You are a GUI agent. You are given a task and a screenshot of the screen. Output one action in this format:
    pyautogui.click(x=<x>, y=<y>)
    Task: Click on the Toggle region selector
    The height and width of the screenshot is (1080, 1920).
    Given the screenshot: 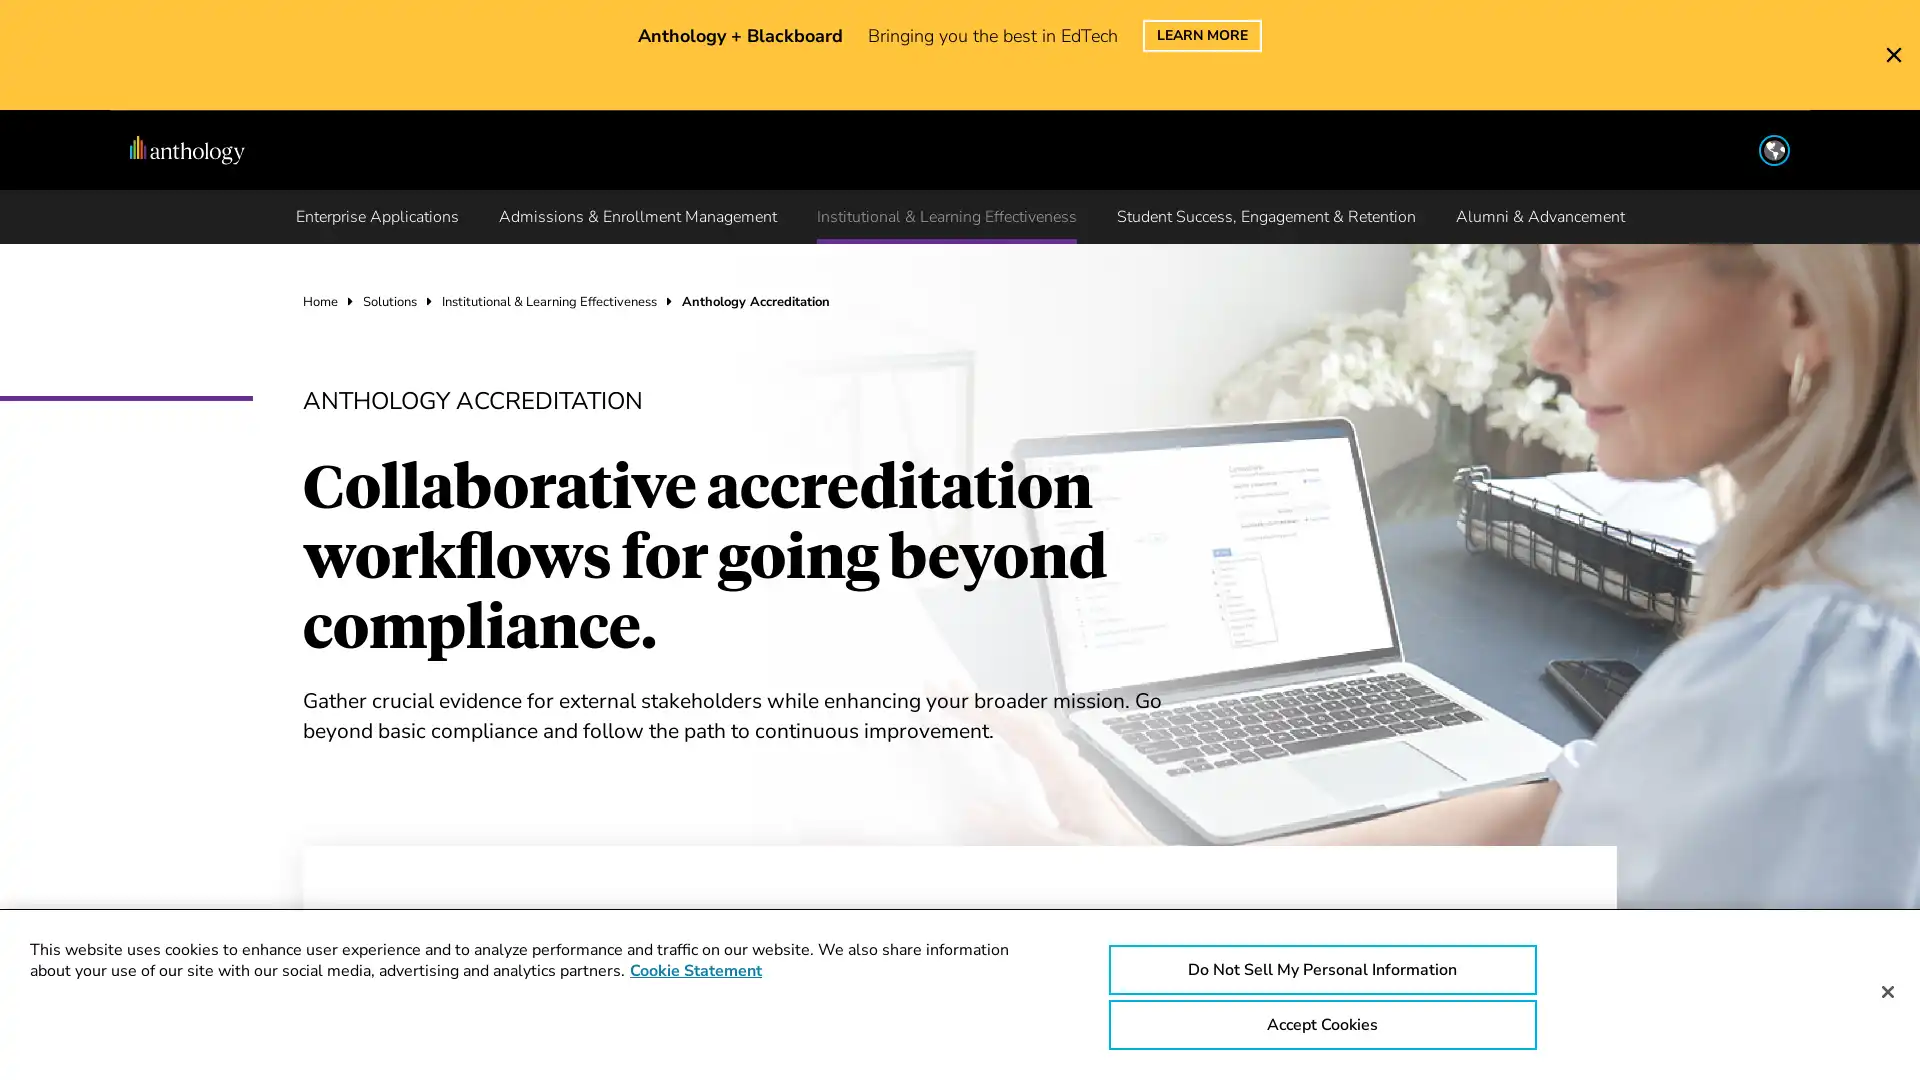 What is the action you would take?
    pyautogui.click(x=1733, y=122)
    